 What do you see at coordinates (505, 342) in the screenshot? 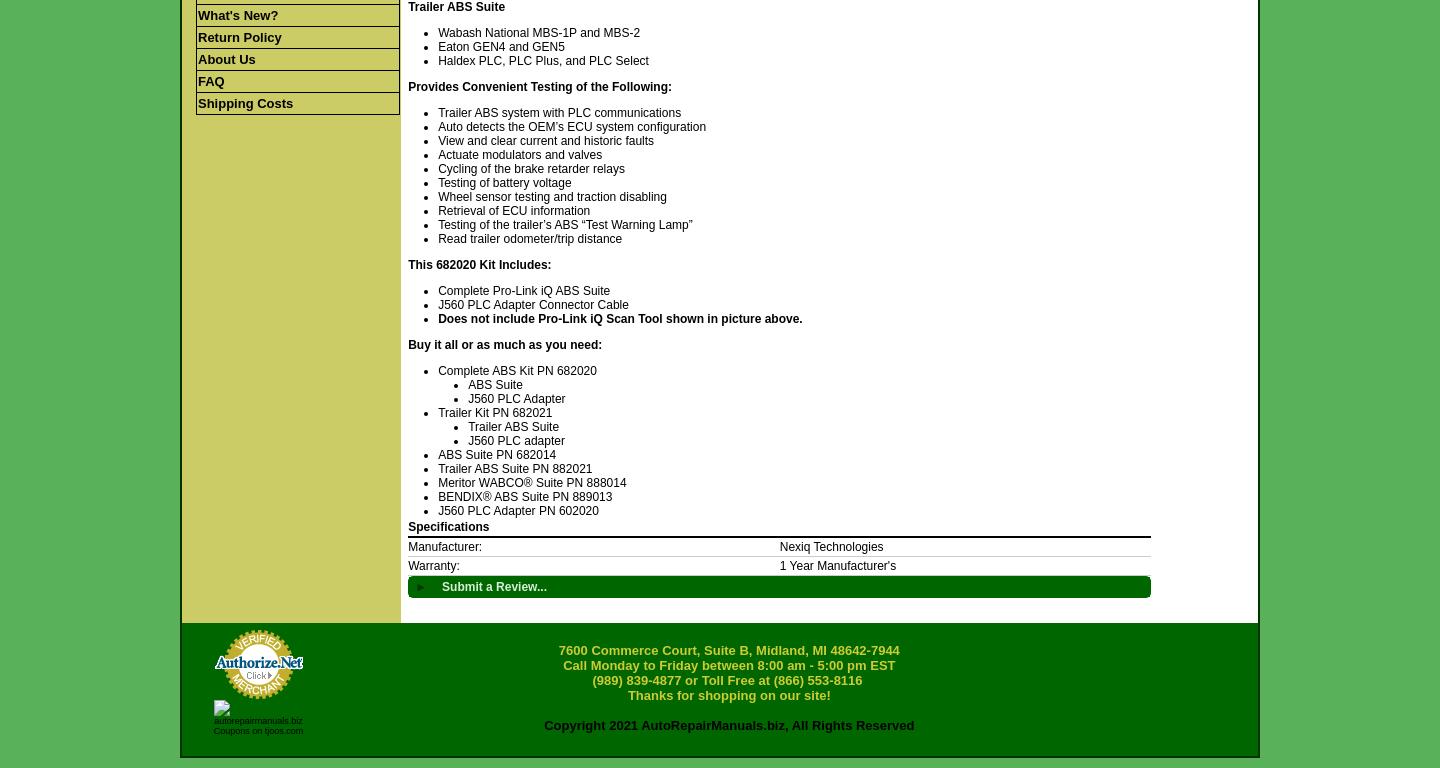
I see `'Buy it all or as much as you need:'` at bounding box center [505, 342].